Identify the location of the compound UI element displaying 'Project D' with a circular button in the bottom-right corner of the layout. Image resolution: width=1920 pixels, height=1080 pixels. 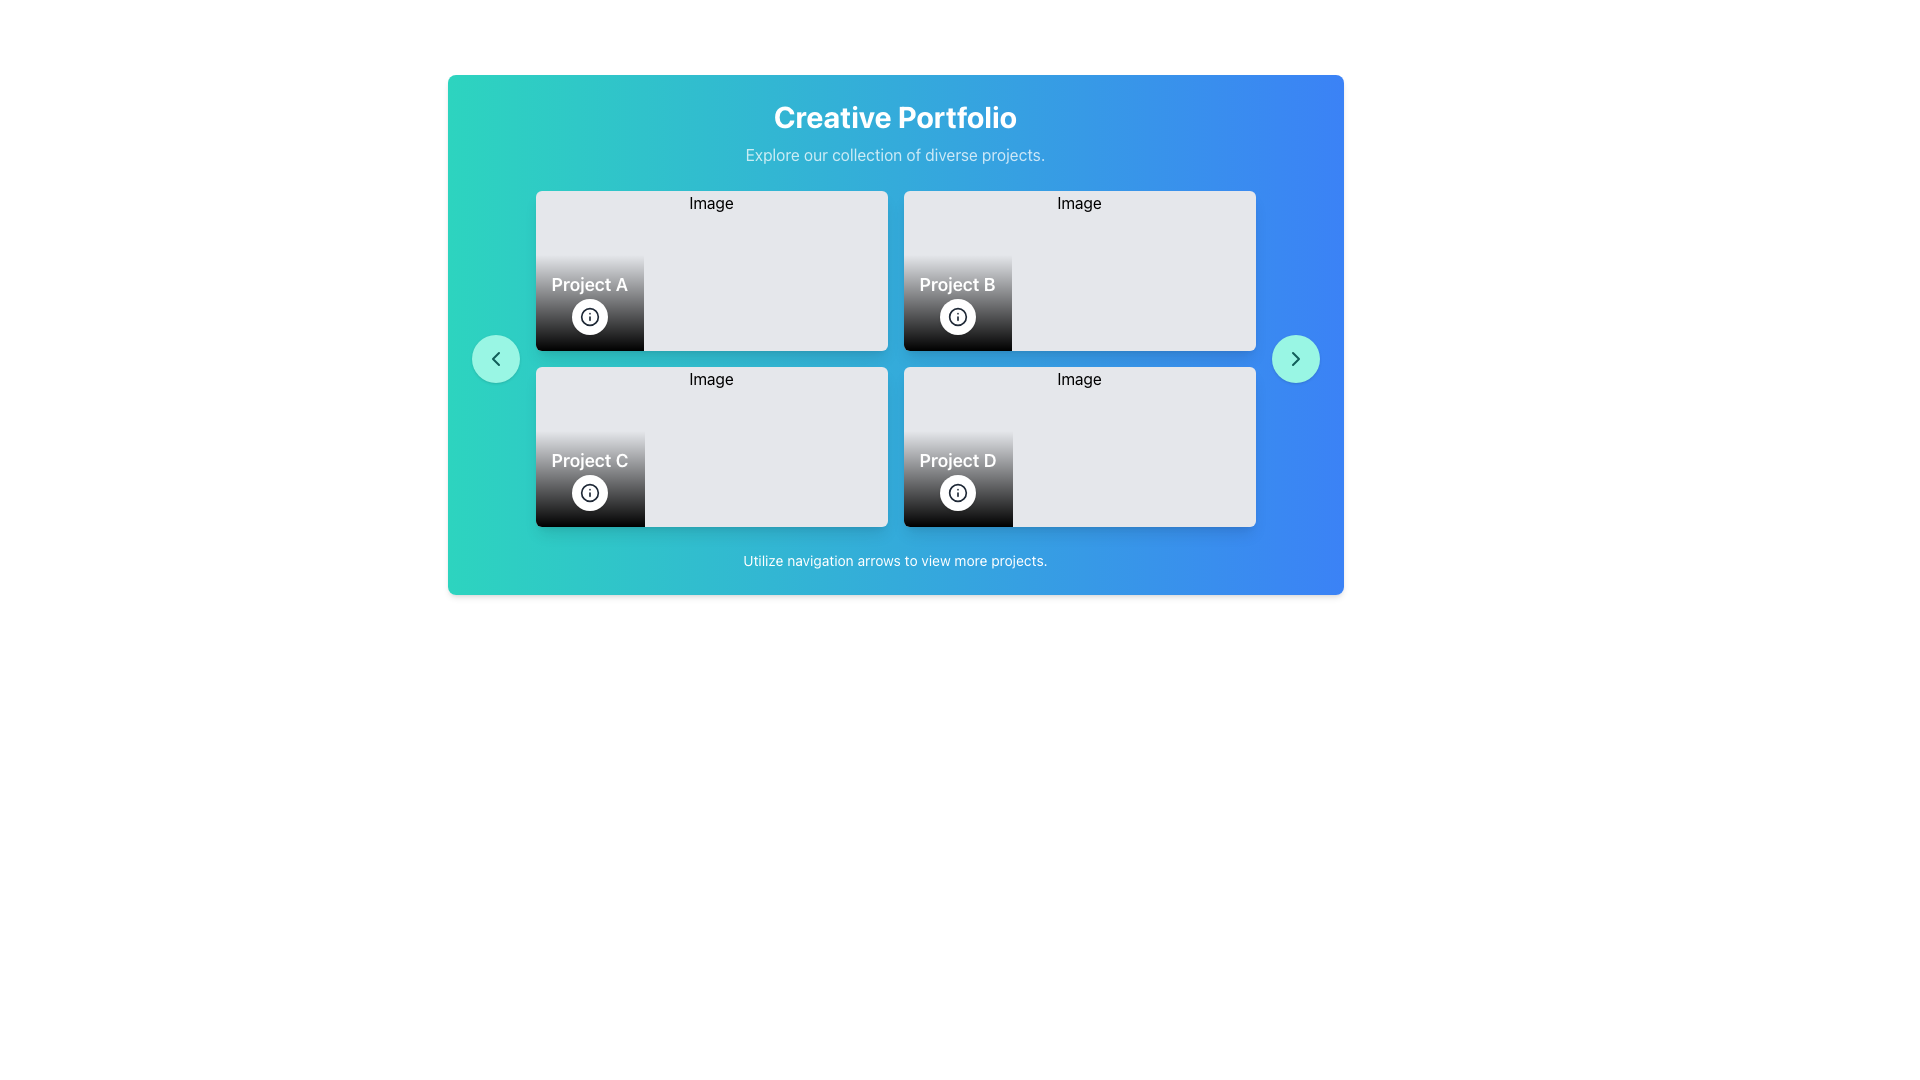
(957, 478).